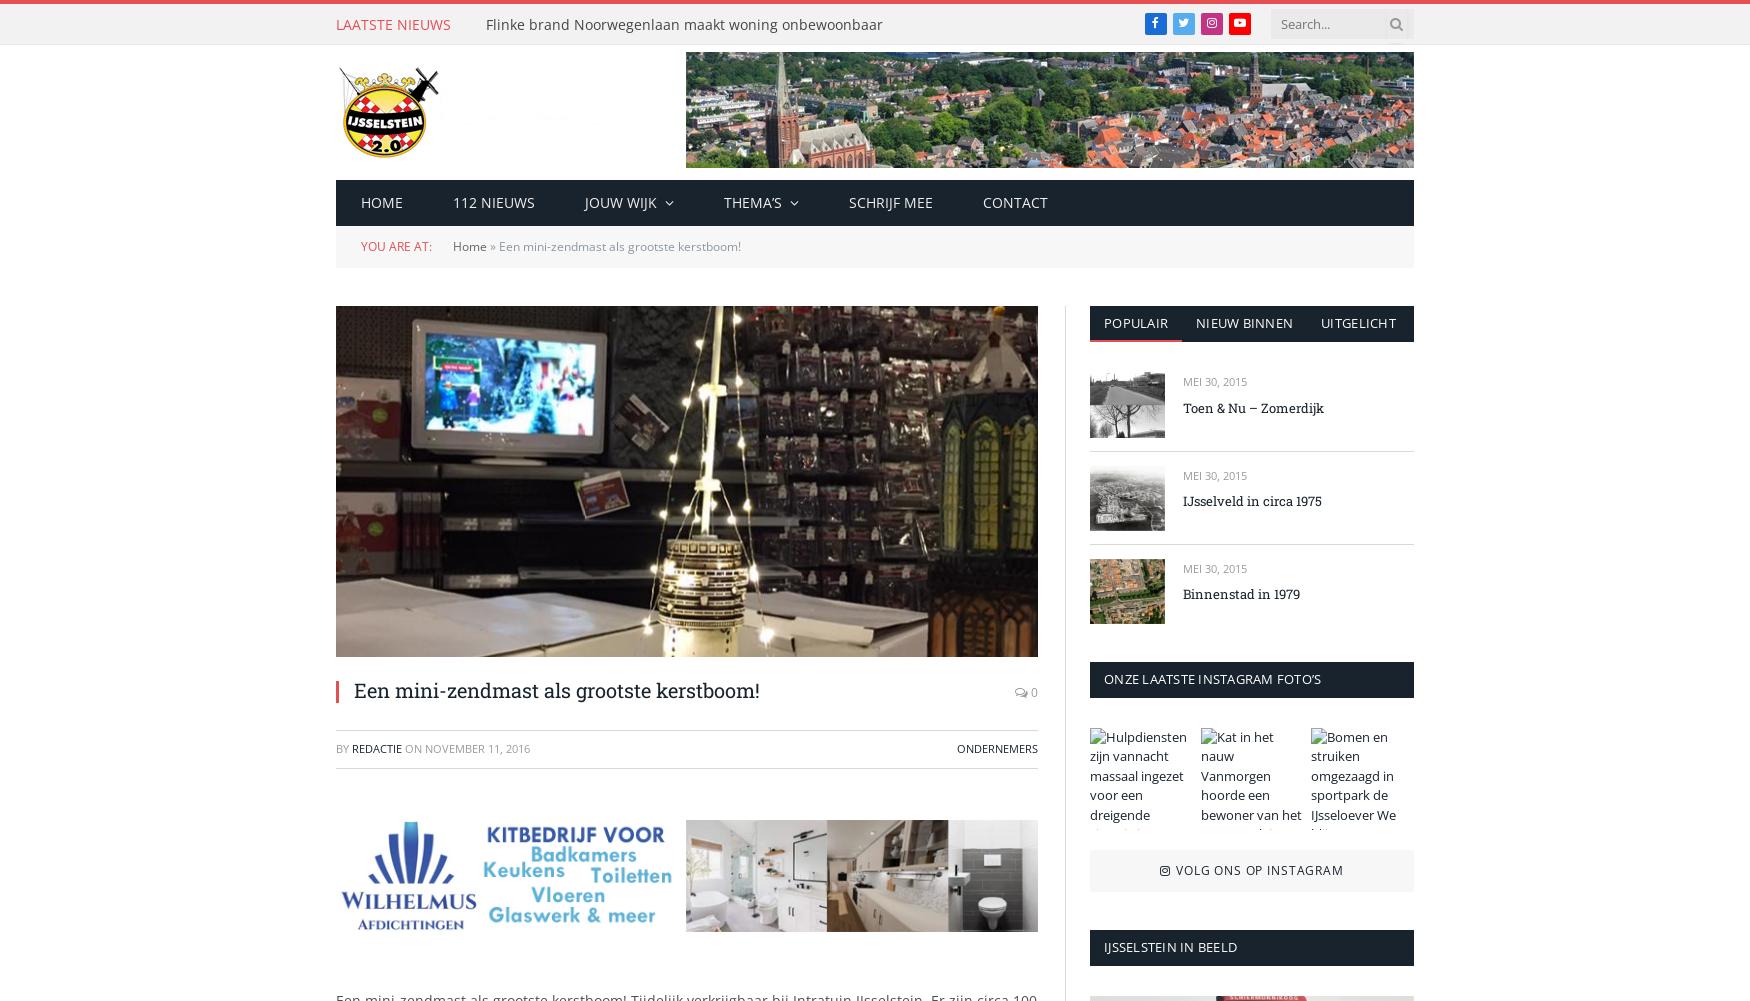 The height and width of the screenshot is (1001, 1750). I want to click on 'Vuurwerkbom beschadigd woning aan Italielaan', so click(672, 403).